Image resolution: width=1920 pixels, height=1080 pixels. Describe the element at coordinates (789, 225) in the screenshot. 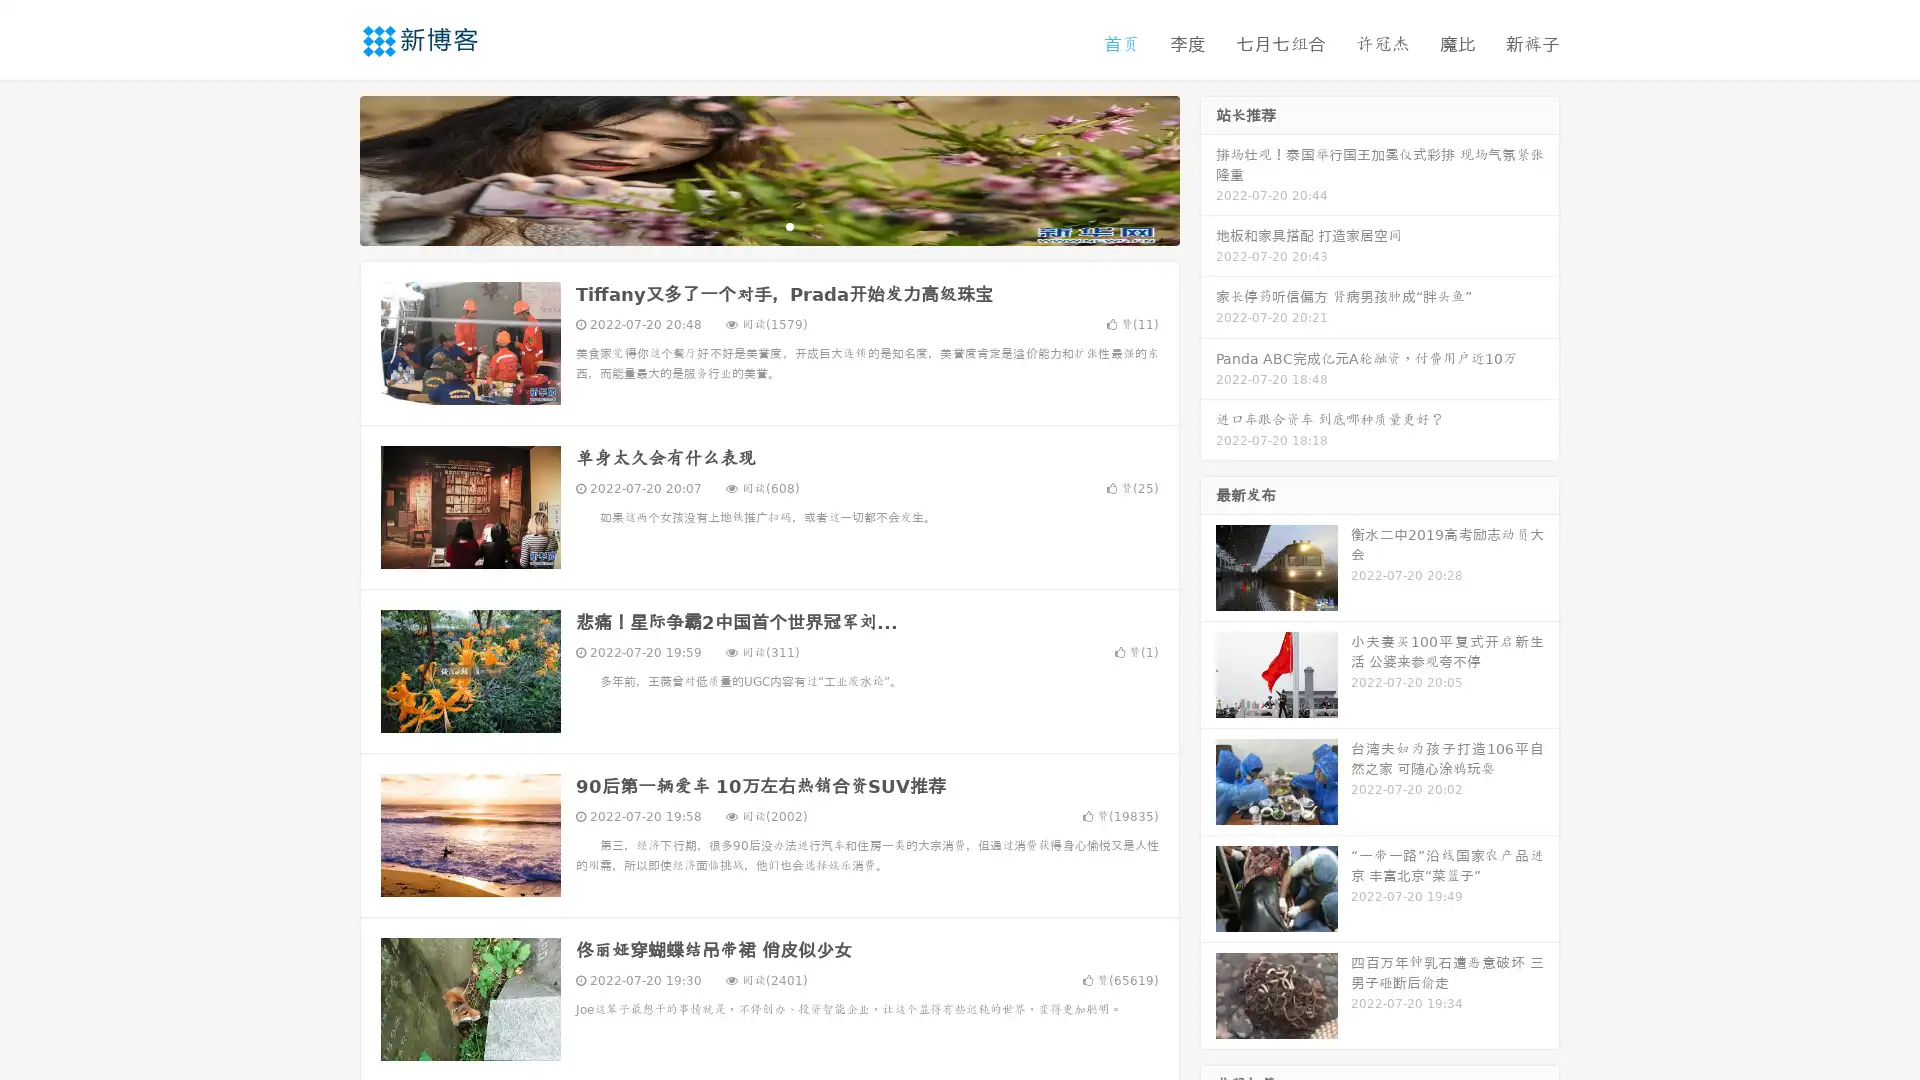

I see `Go to slide 3` at that location.